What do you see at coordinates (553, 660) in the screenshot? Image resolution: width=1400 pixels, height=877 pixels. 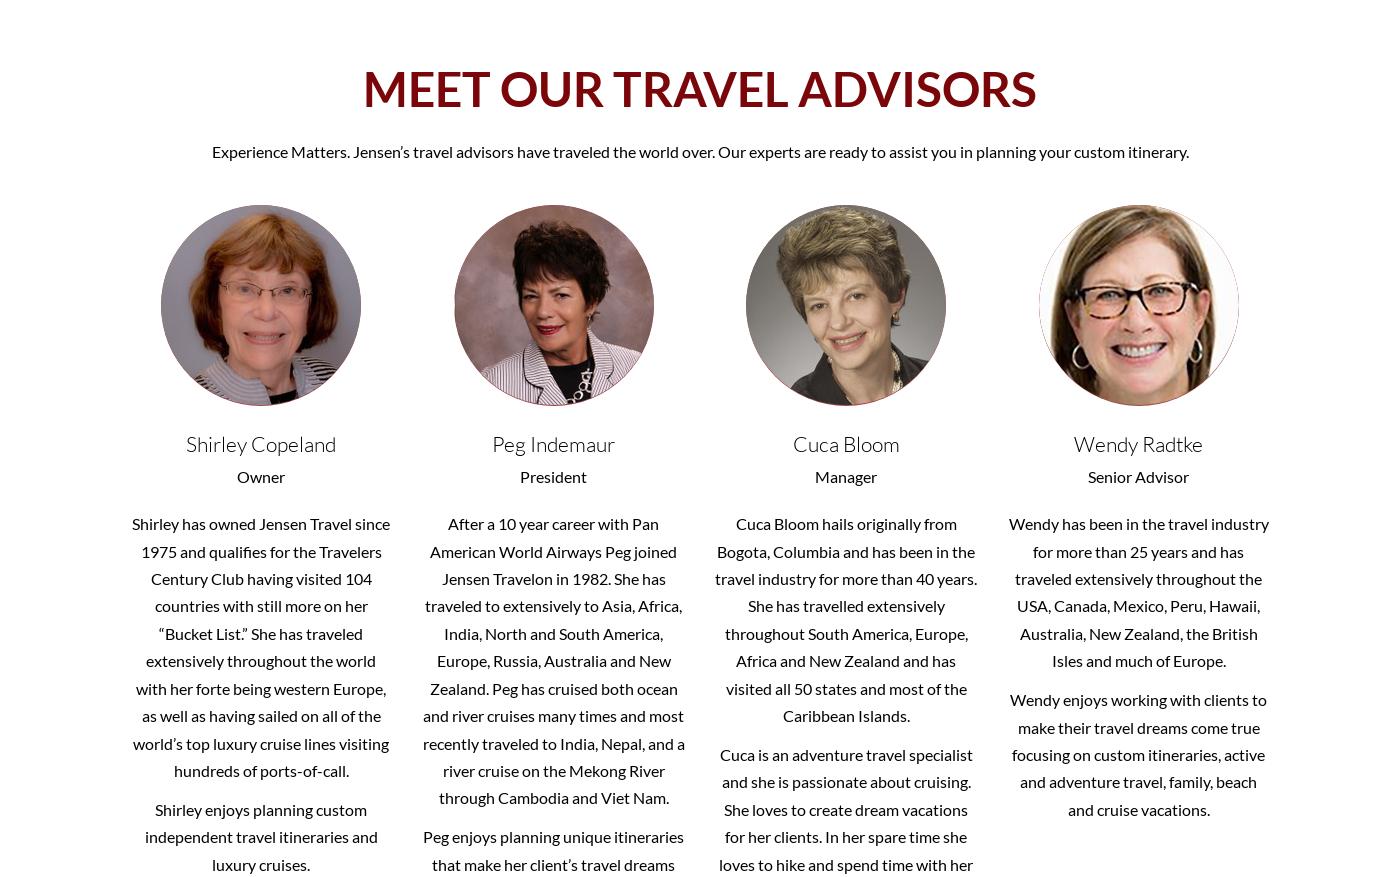 I see `'After a 10 year career with Pan American World Airways Peg joined Jensen Travelon in 1982. She has traveled to extensively to Asia, Africa, India, North and South America, Europe, Russia, Australia and New Zealand. Peg has cruised both ocean and river cruises many times and most recently traveled to India, Nepal, and a river cruise on the Mekong River through Cambodia and Viet Nam.'` at bounding box center [553, 660].